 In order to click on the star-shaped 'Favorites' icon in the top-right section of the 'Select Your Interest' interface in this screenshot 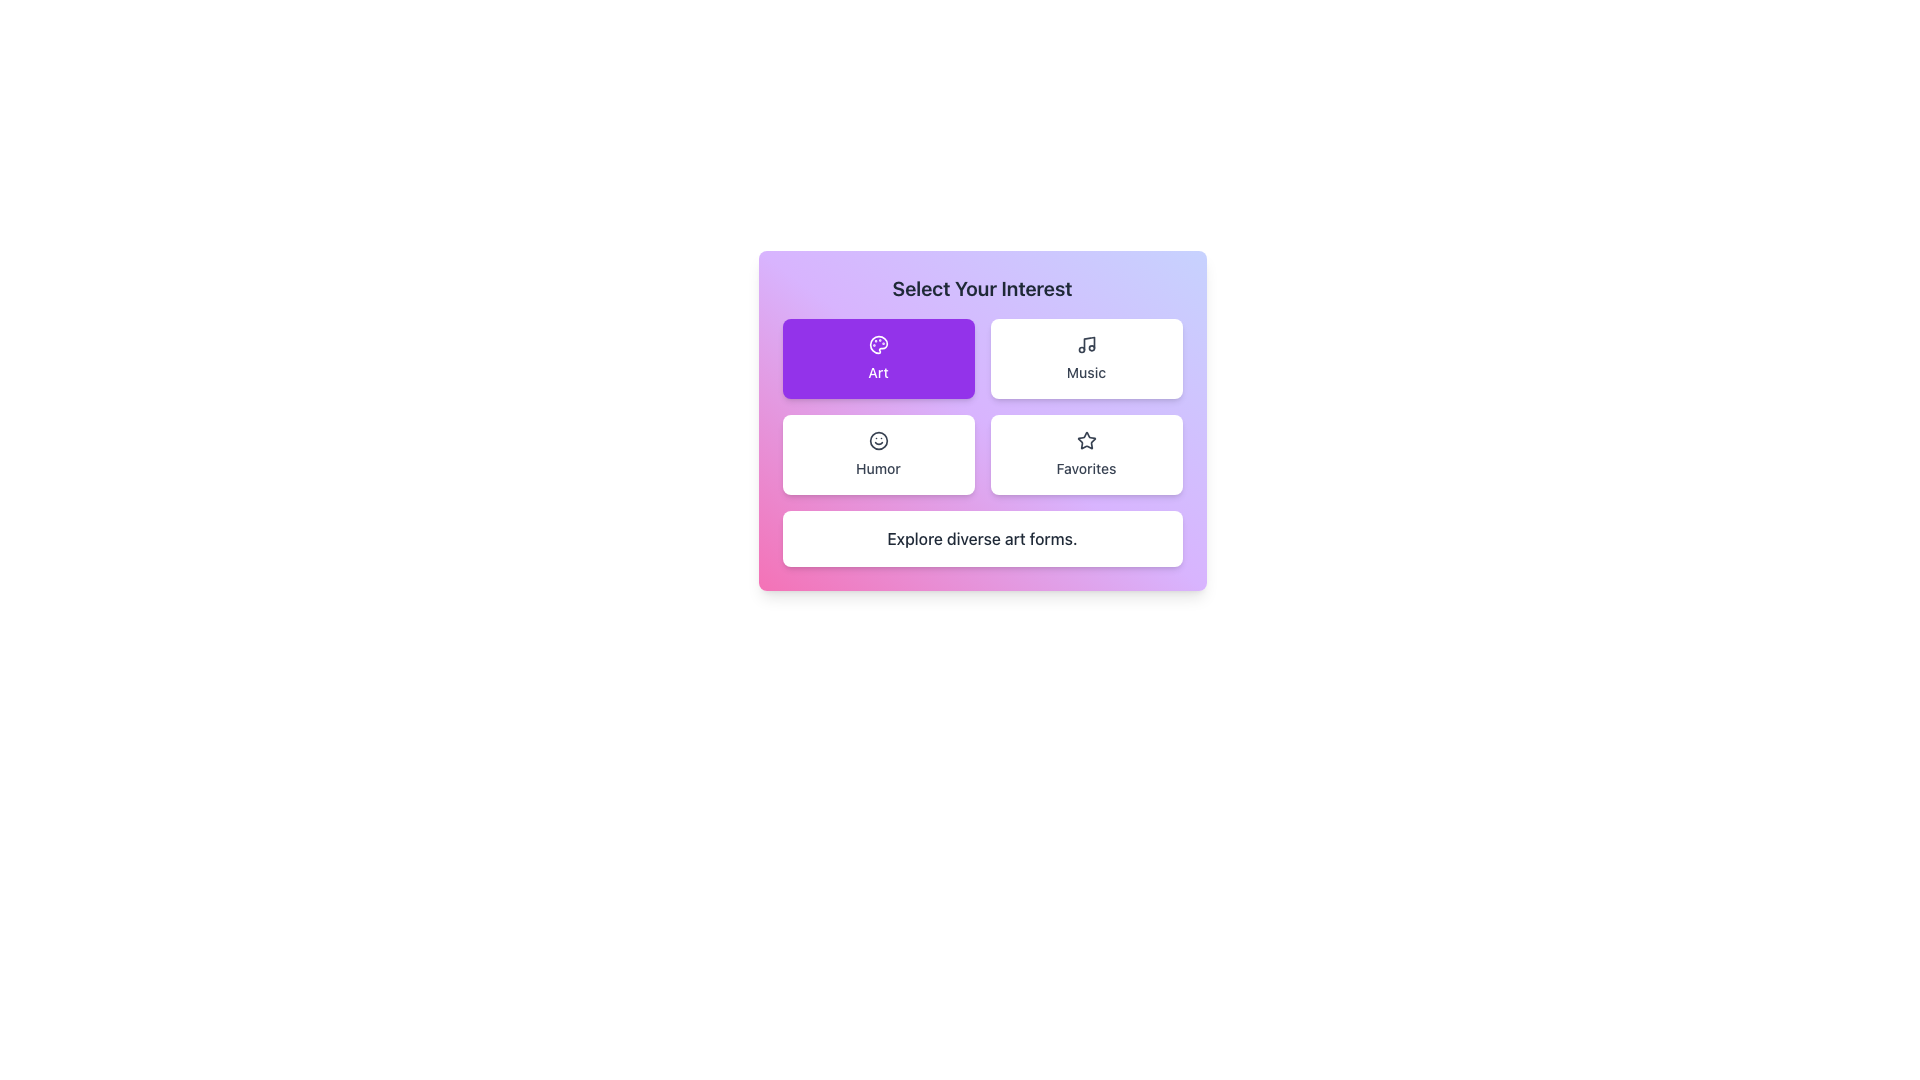, I will do `click(1084, 438)`.